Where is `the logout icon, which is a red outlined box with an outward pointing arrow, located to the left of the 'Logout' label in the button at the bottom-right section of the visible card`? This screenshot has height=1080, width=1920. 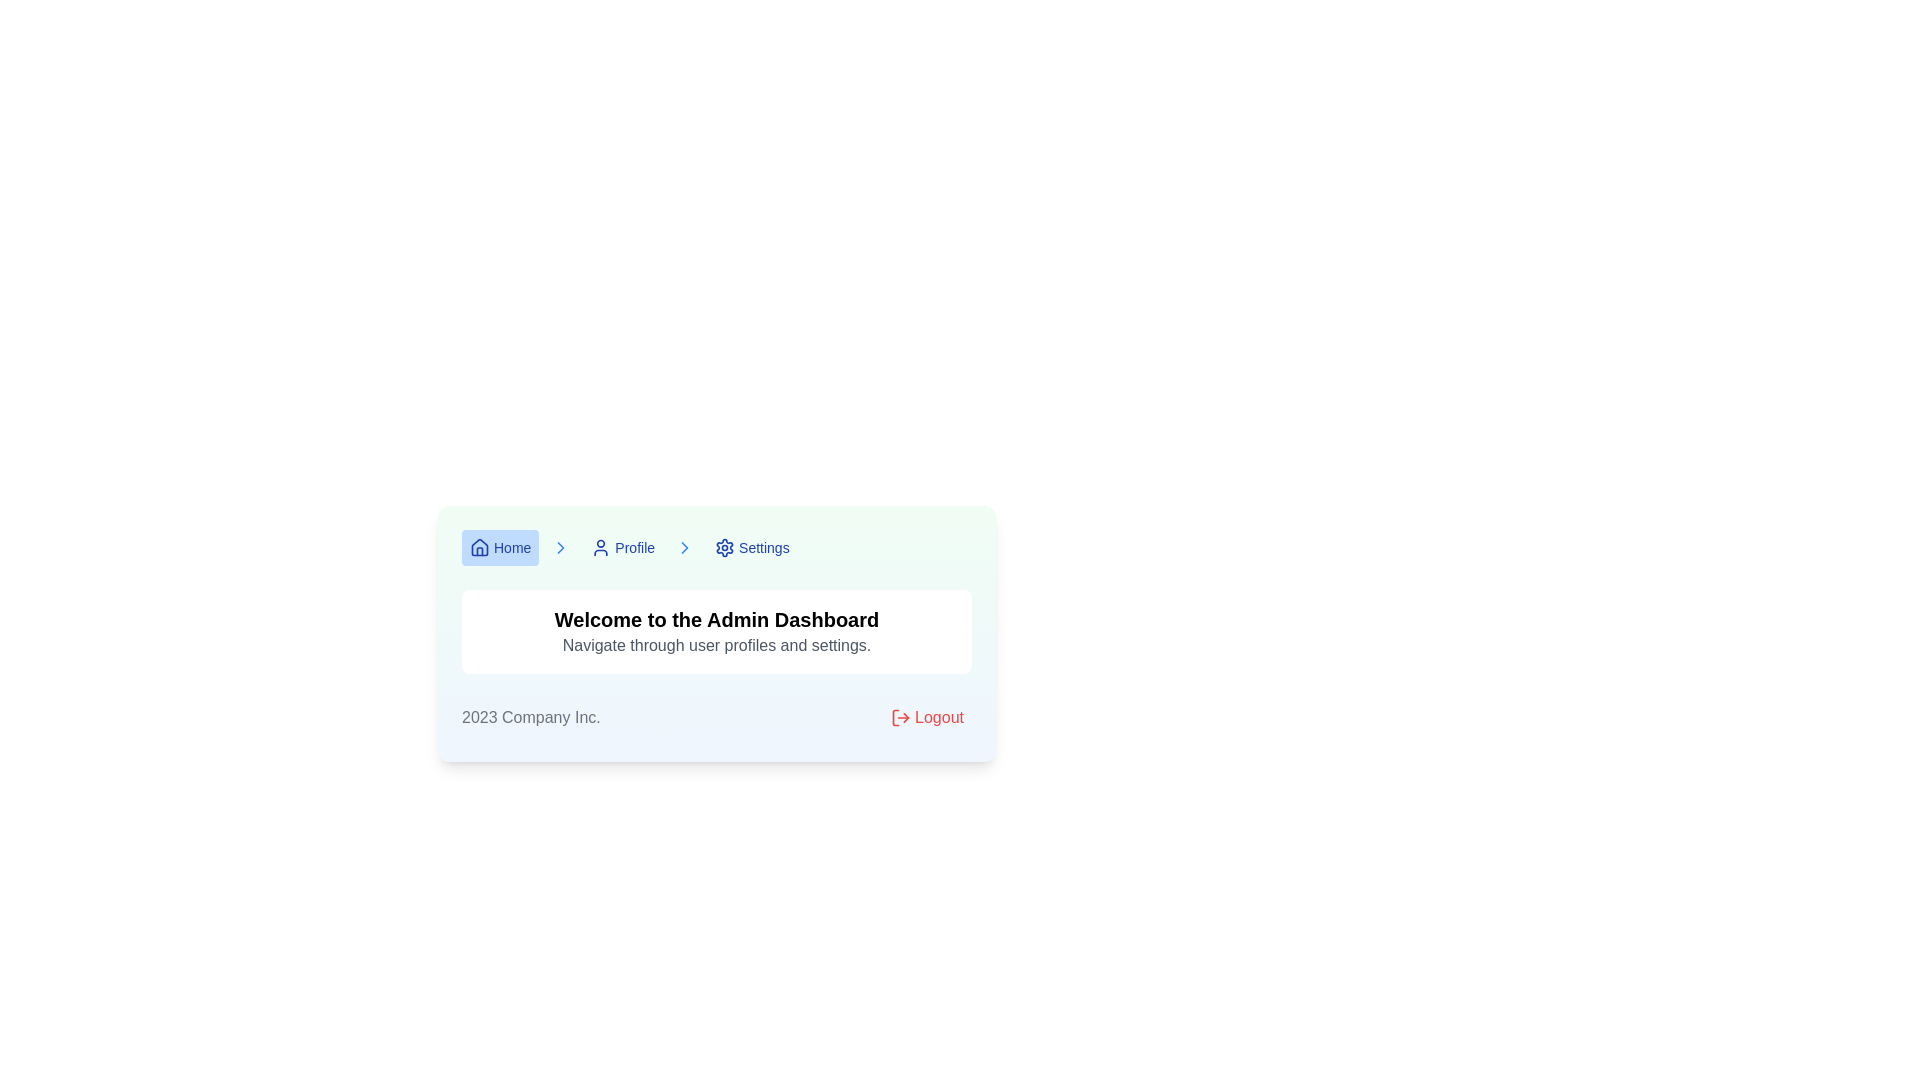 the logout icon, which is a red outlined box with an outward pointing arrow, located to the left of the 'Logout' label in the button at the bottom-right section of the visible card is located at coordinates (900, 716).